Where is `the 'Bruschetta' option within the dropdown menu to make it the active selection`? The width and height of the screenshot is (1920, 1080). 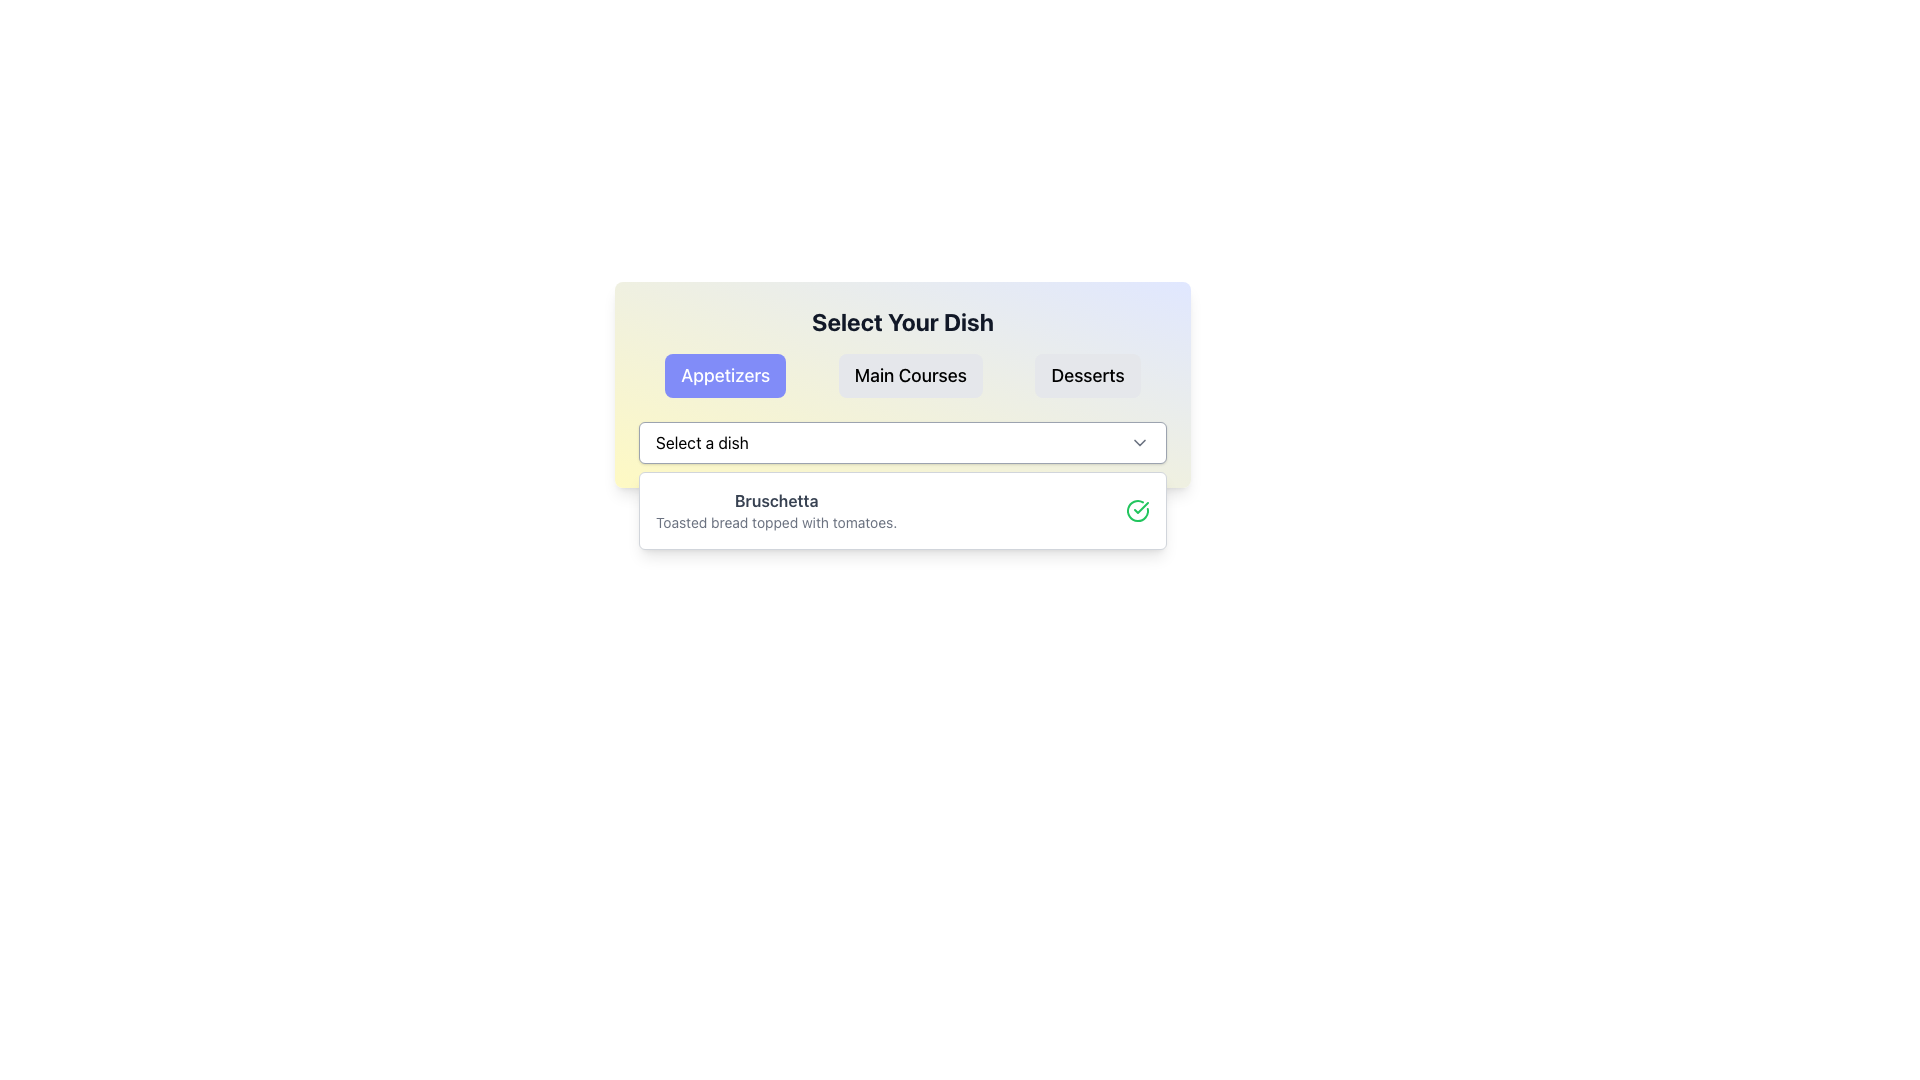
the 'Bruschetta' option within the dropdown menu to make it the active selection is located at coordinates (901, 509).